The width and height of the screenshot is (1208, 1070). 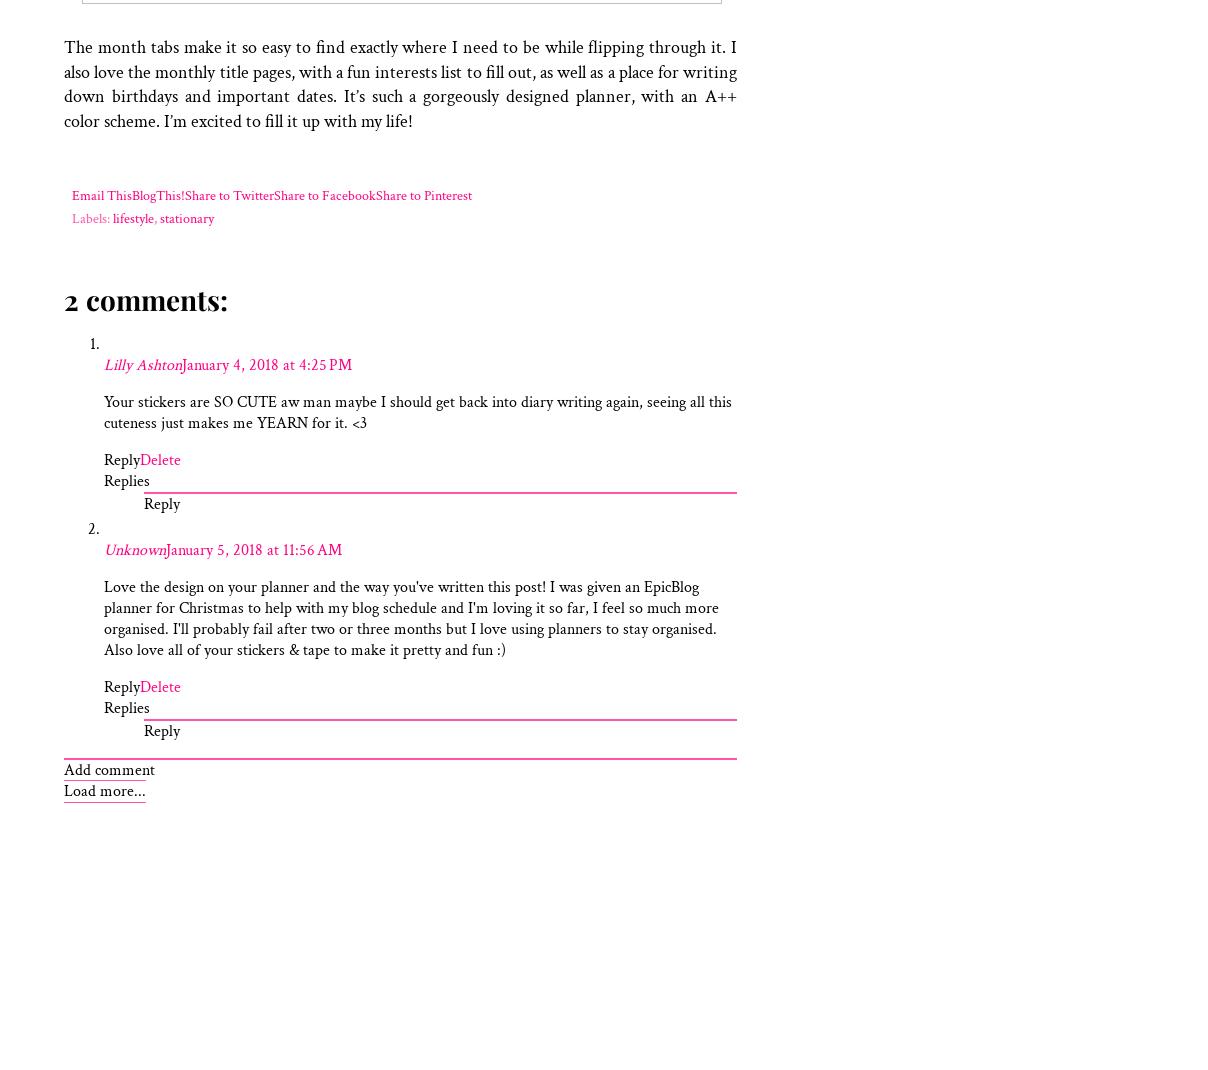 I want to click on 'Add comment', so click(x=63, y=768).